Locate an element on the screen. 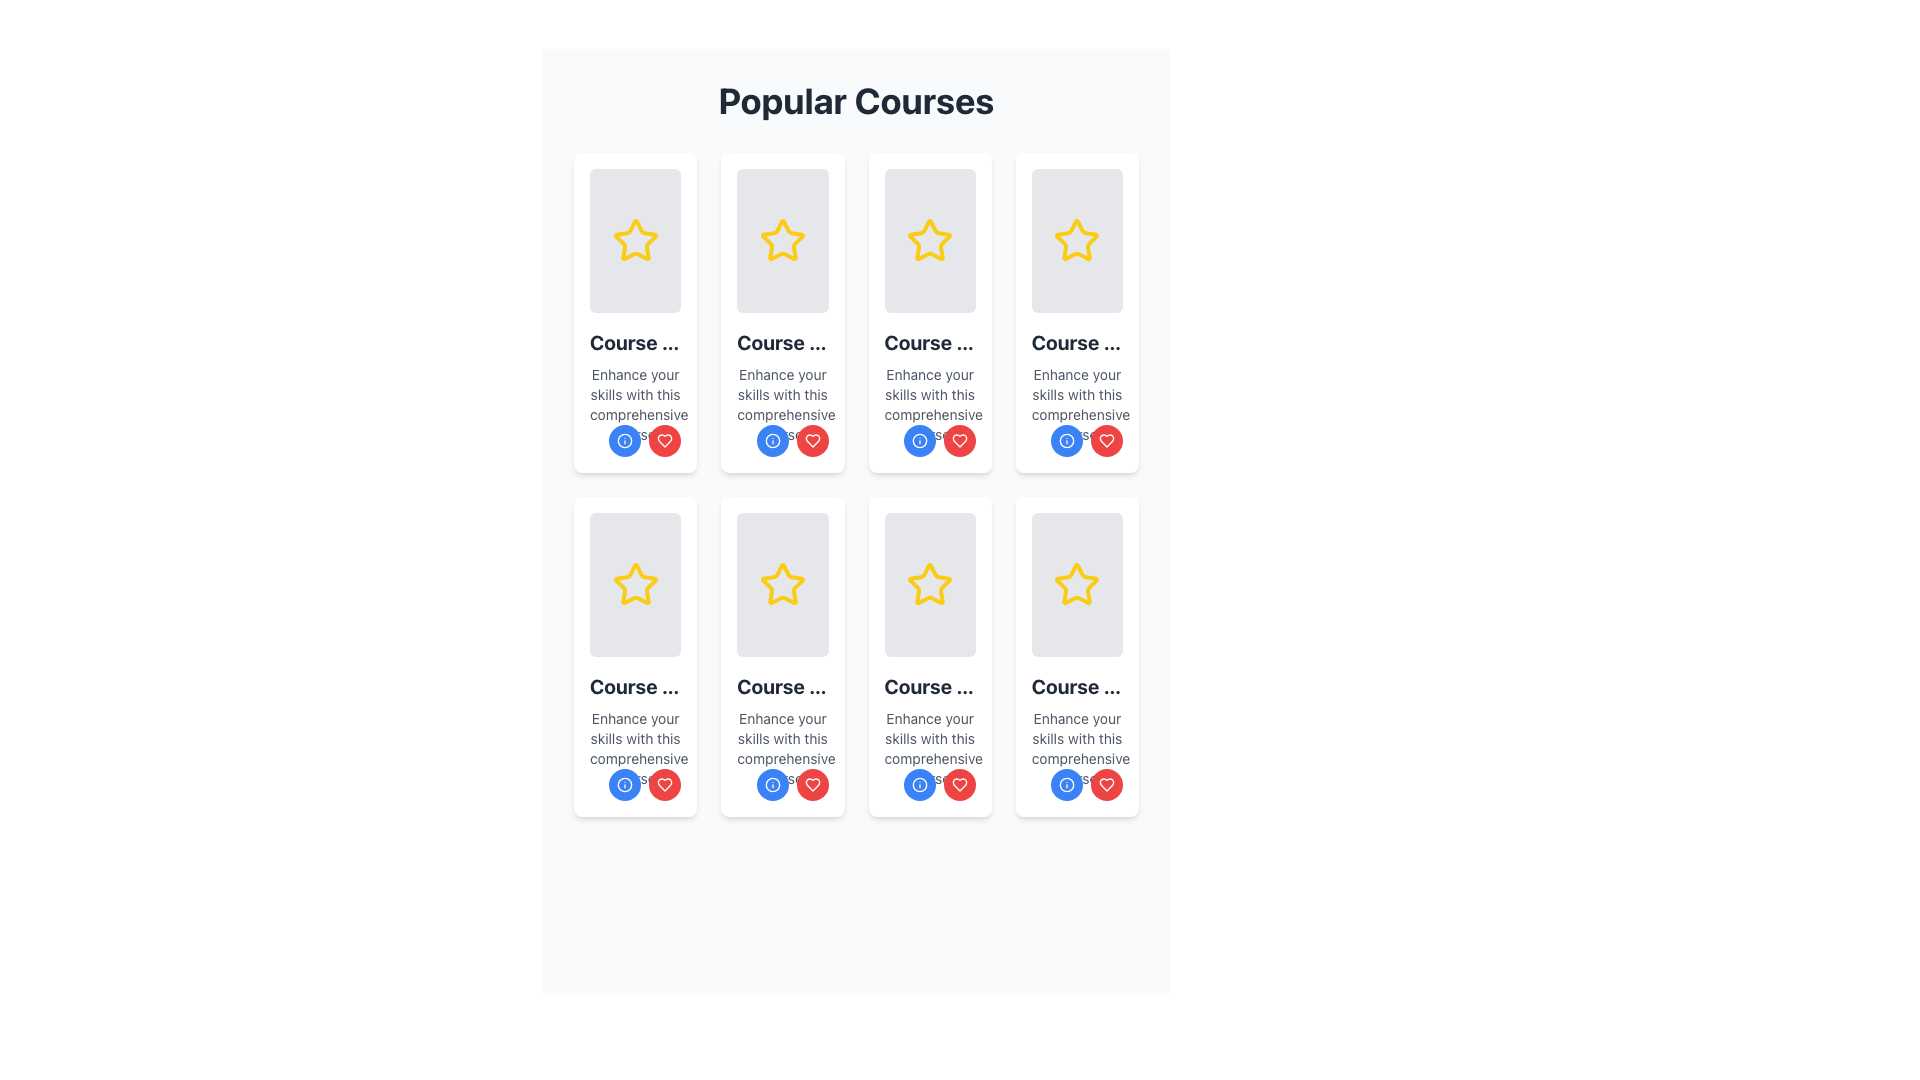 This screenshot has width=1920, height=1080. the Circular Icon located under the course description text in the course card, which serves as a status indicator or interactive feature is located at coordinates (624, 439).